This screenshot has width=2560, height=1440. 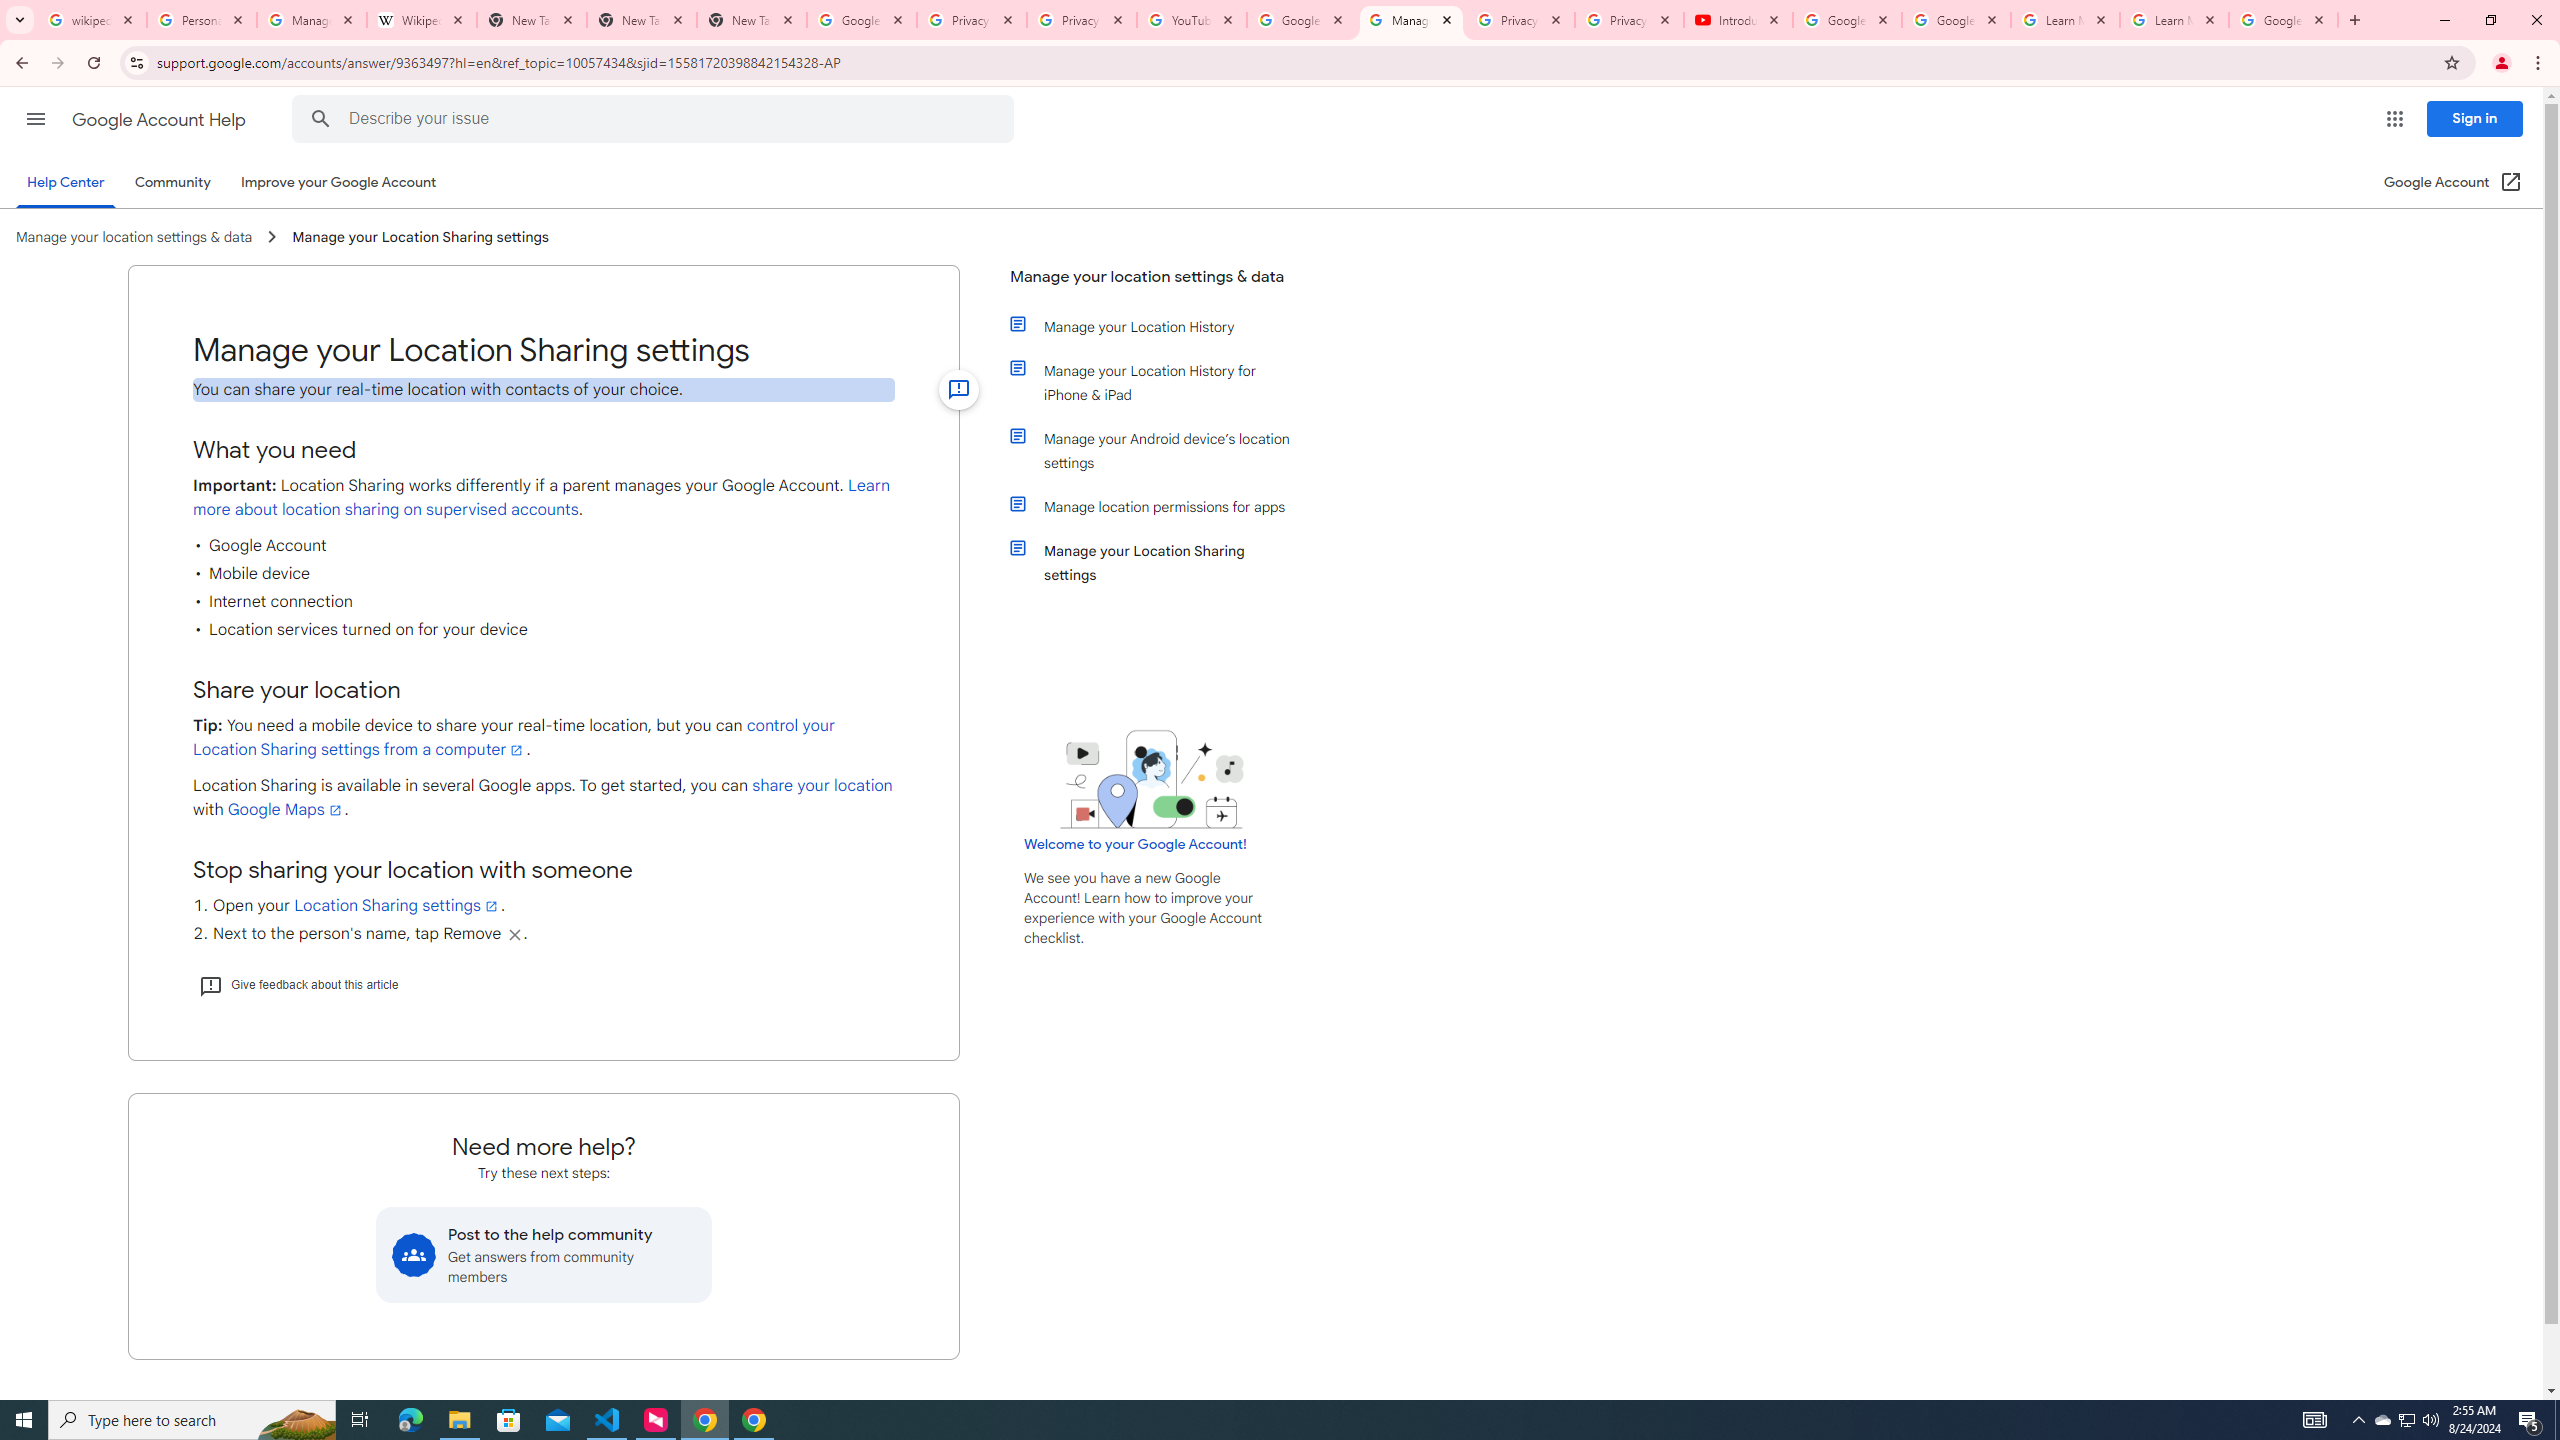 What do you see at coordinates (656, 118) in the screenshot?
I see `'Describe your issue'` at bounding box center [656, 118].